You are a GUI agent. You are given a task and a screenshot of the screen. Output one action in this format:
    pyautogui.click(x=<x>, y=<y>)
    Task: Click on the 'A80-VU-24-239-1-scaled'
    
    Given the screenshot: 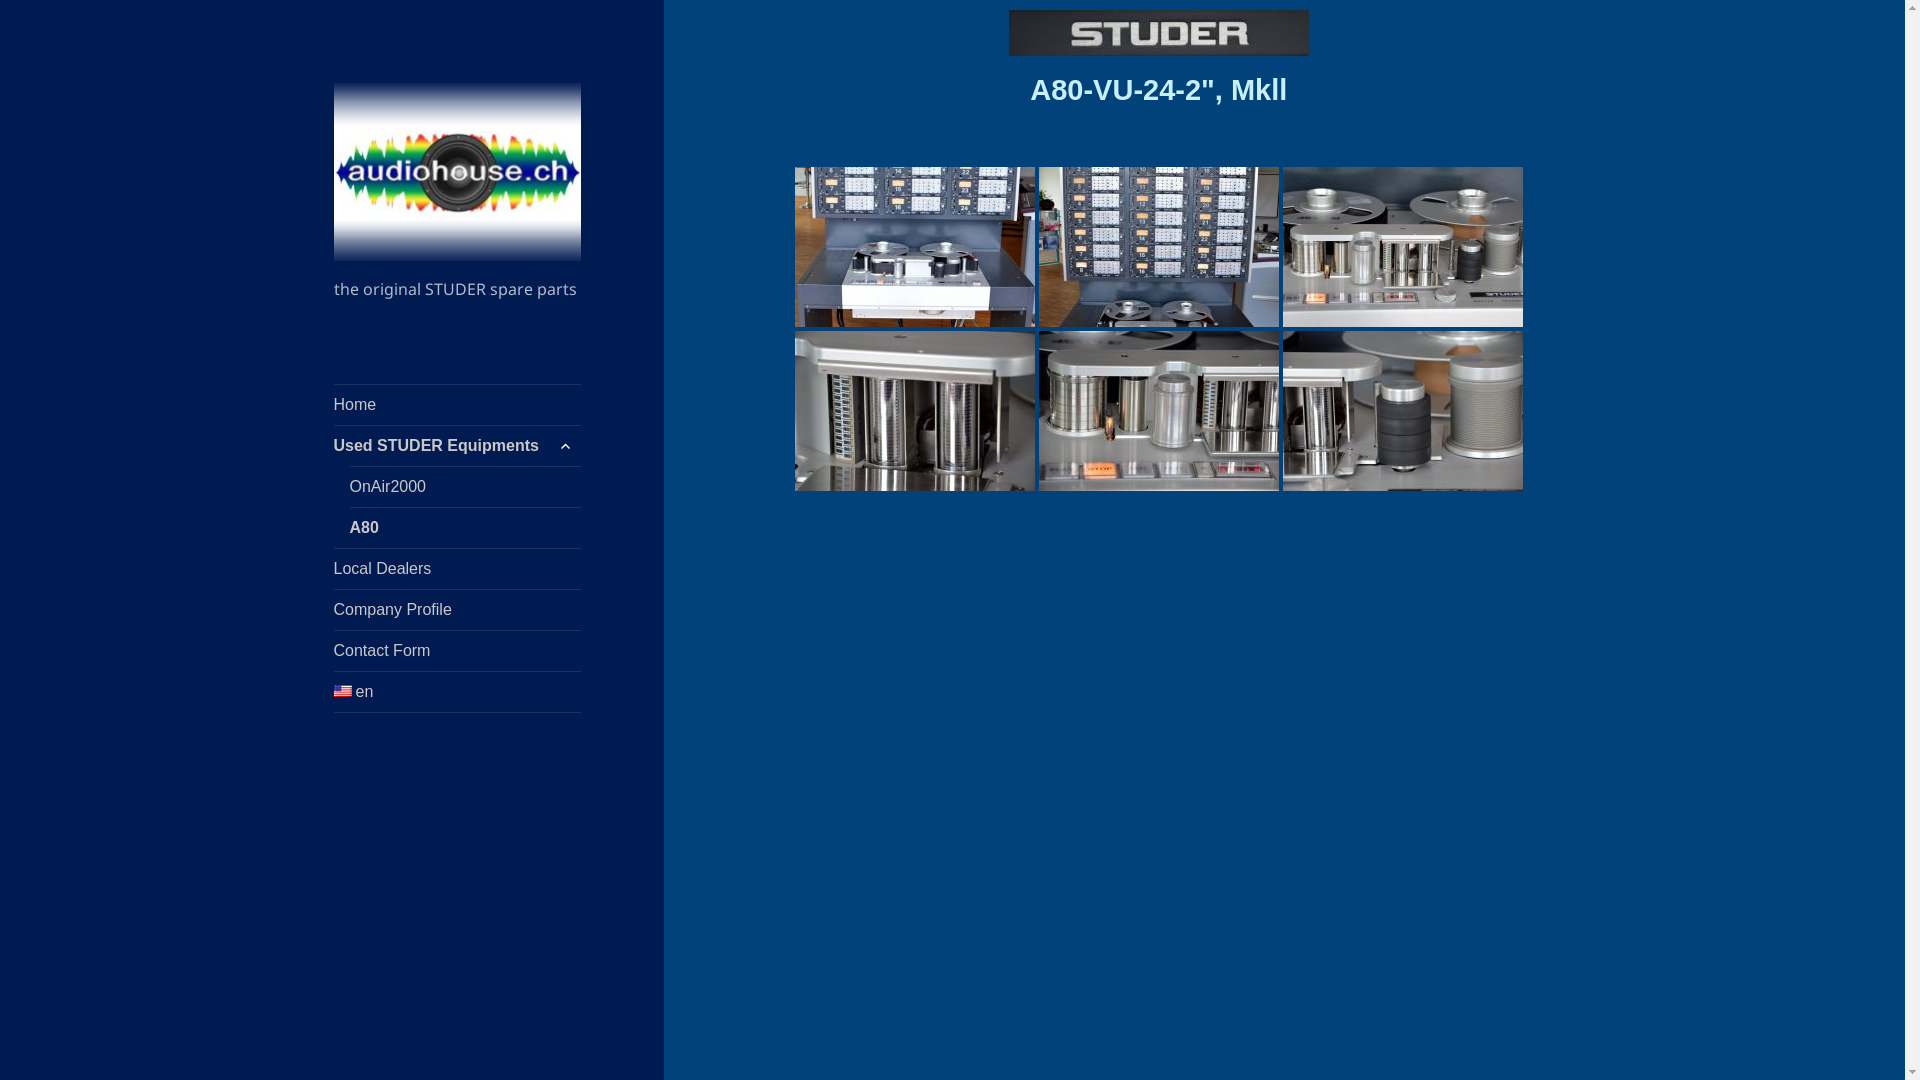 What is the action you would take?
    pyautogui.click(x=914, y=245)
    